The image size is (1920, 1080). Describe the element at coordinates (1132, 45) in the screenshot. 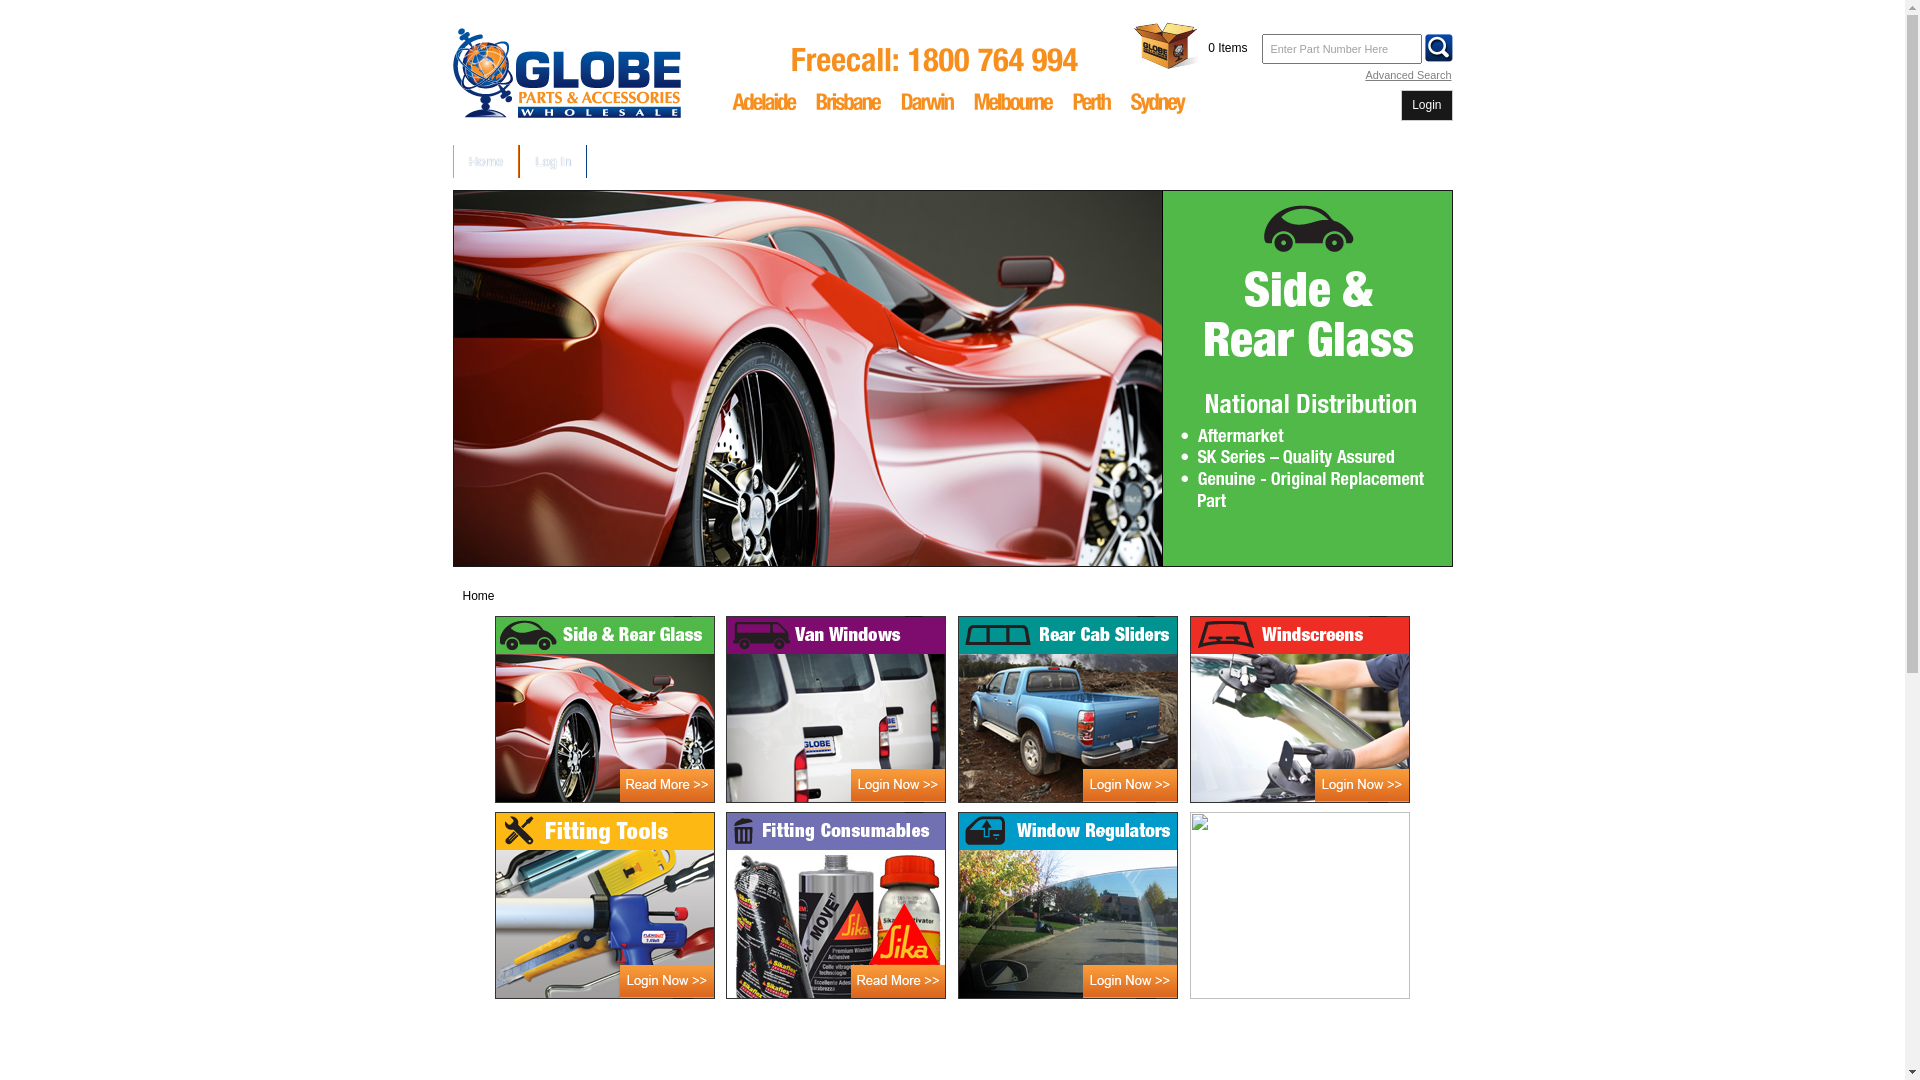

I see `' View your Cart '` at that location.